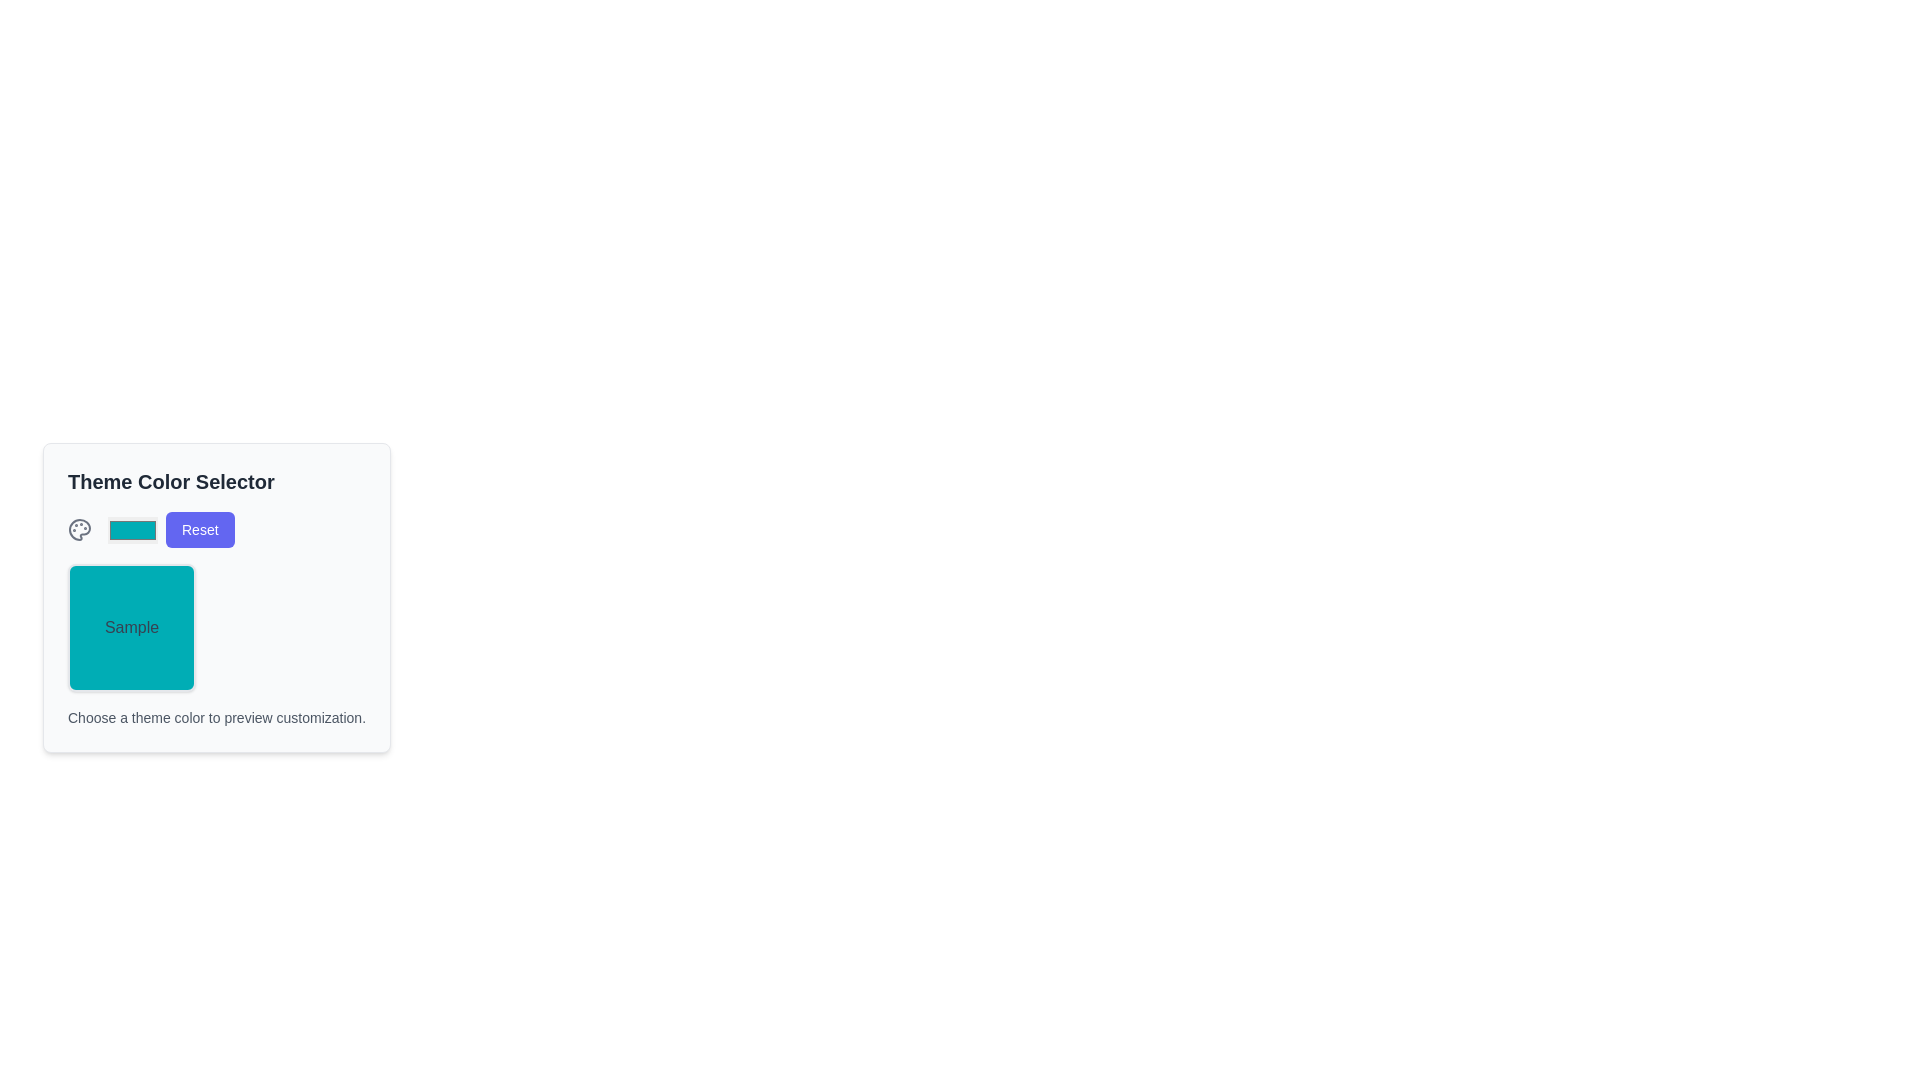 The height and width of the screenshot is (1080, 1920). I want to click on the reset button, which is the third element in its row, so click(216, 528).